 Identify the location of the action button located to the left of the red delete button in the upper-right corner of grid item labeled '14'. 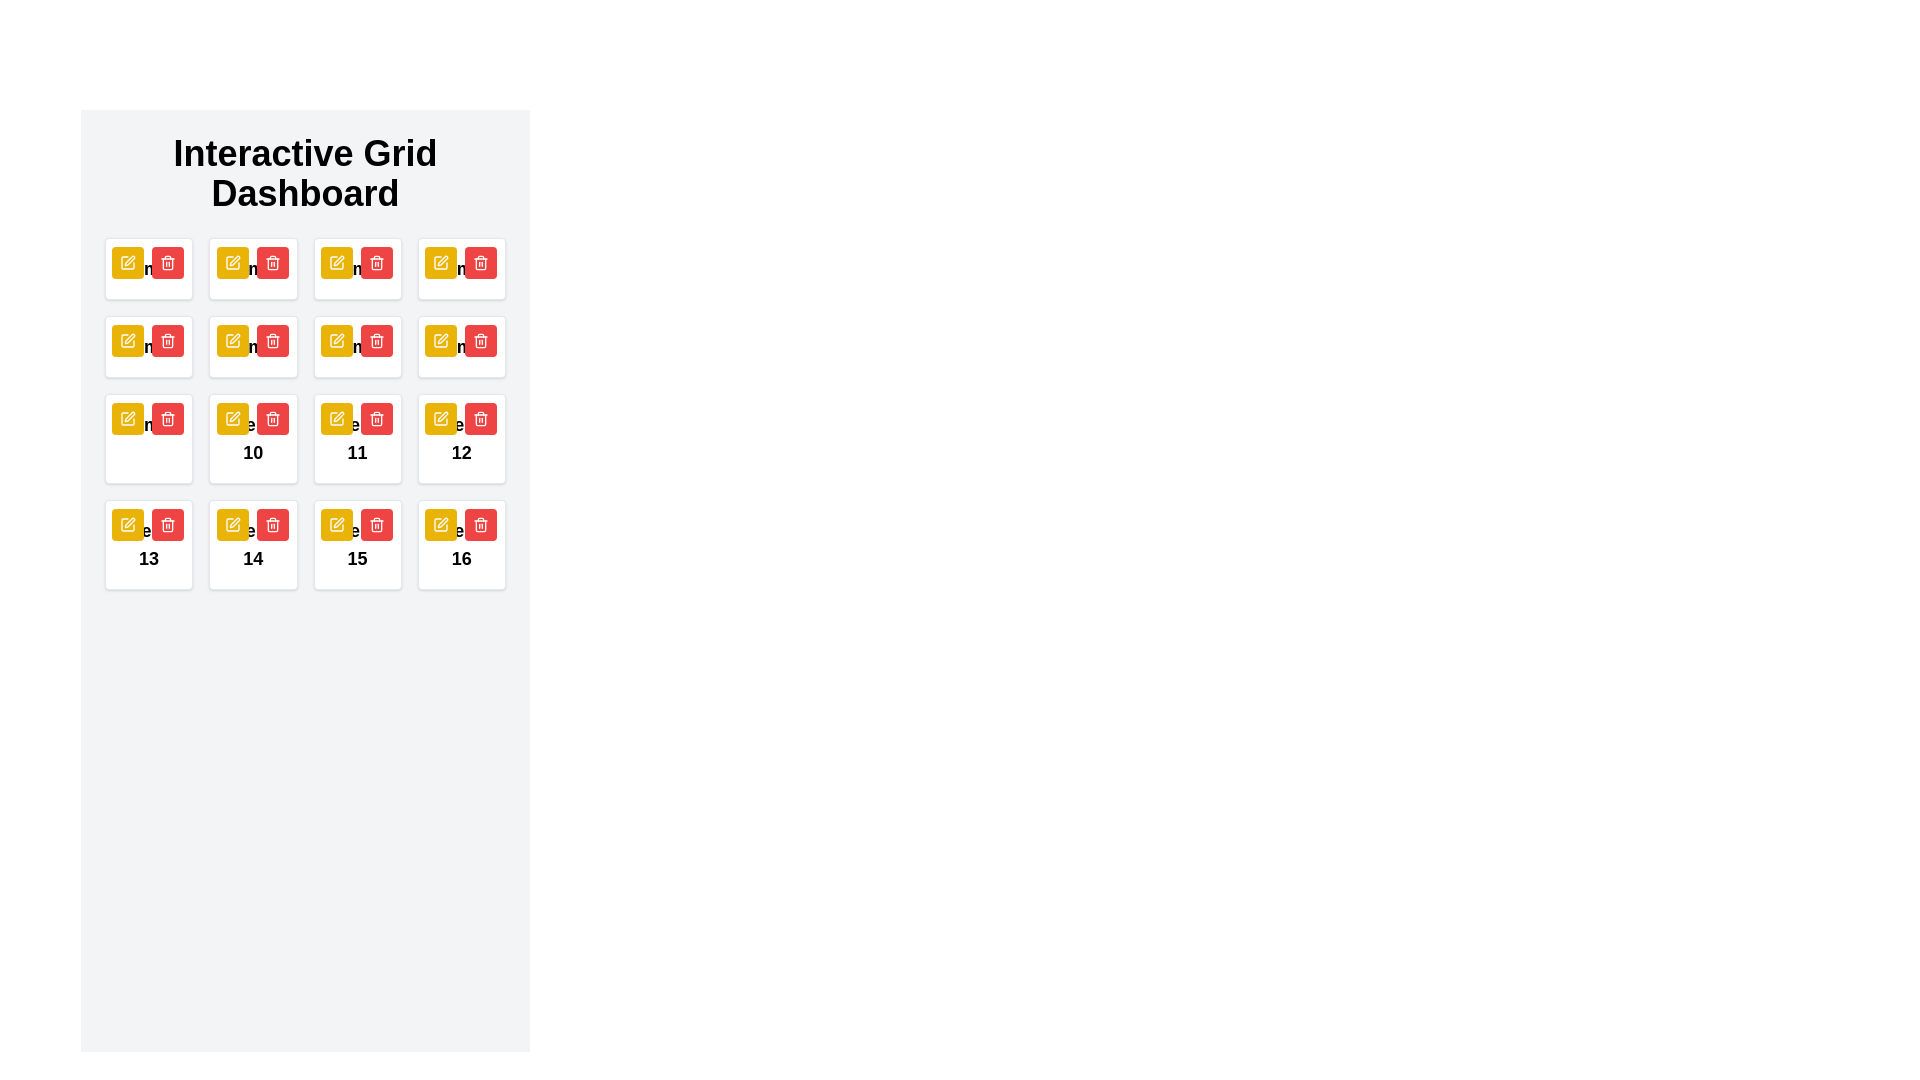
(232, 523).